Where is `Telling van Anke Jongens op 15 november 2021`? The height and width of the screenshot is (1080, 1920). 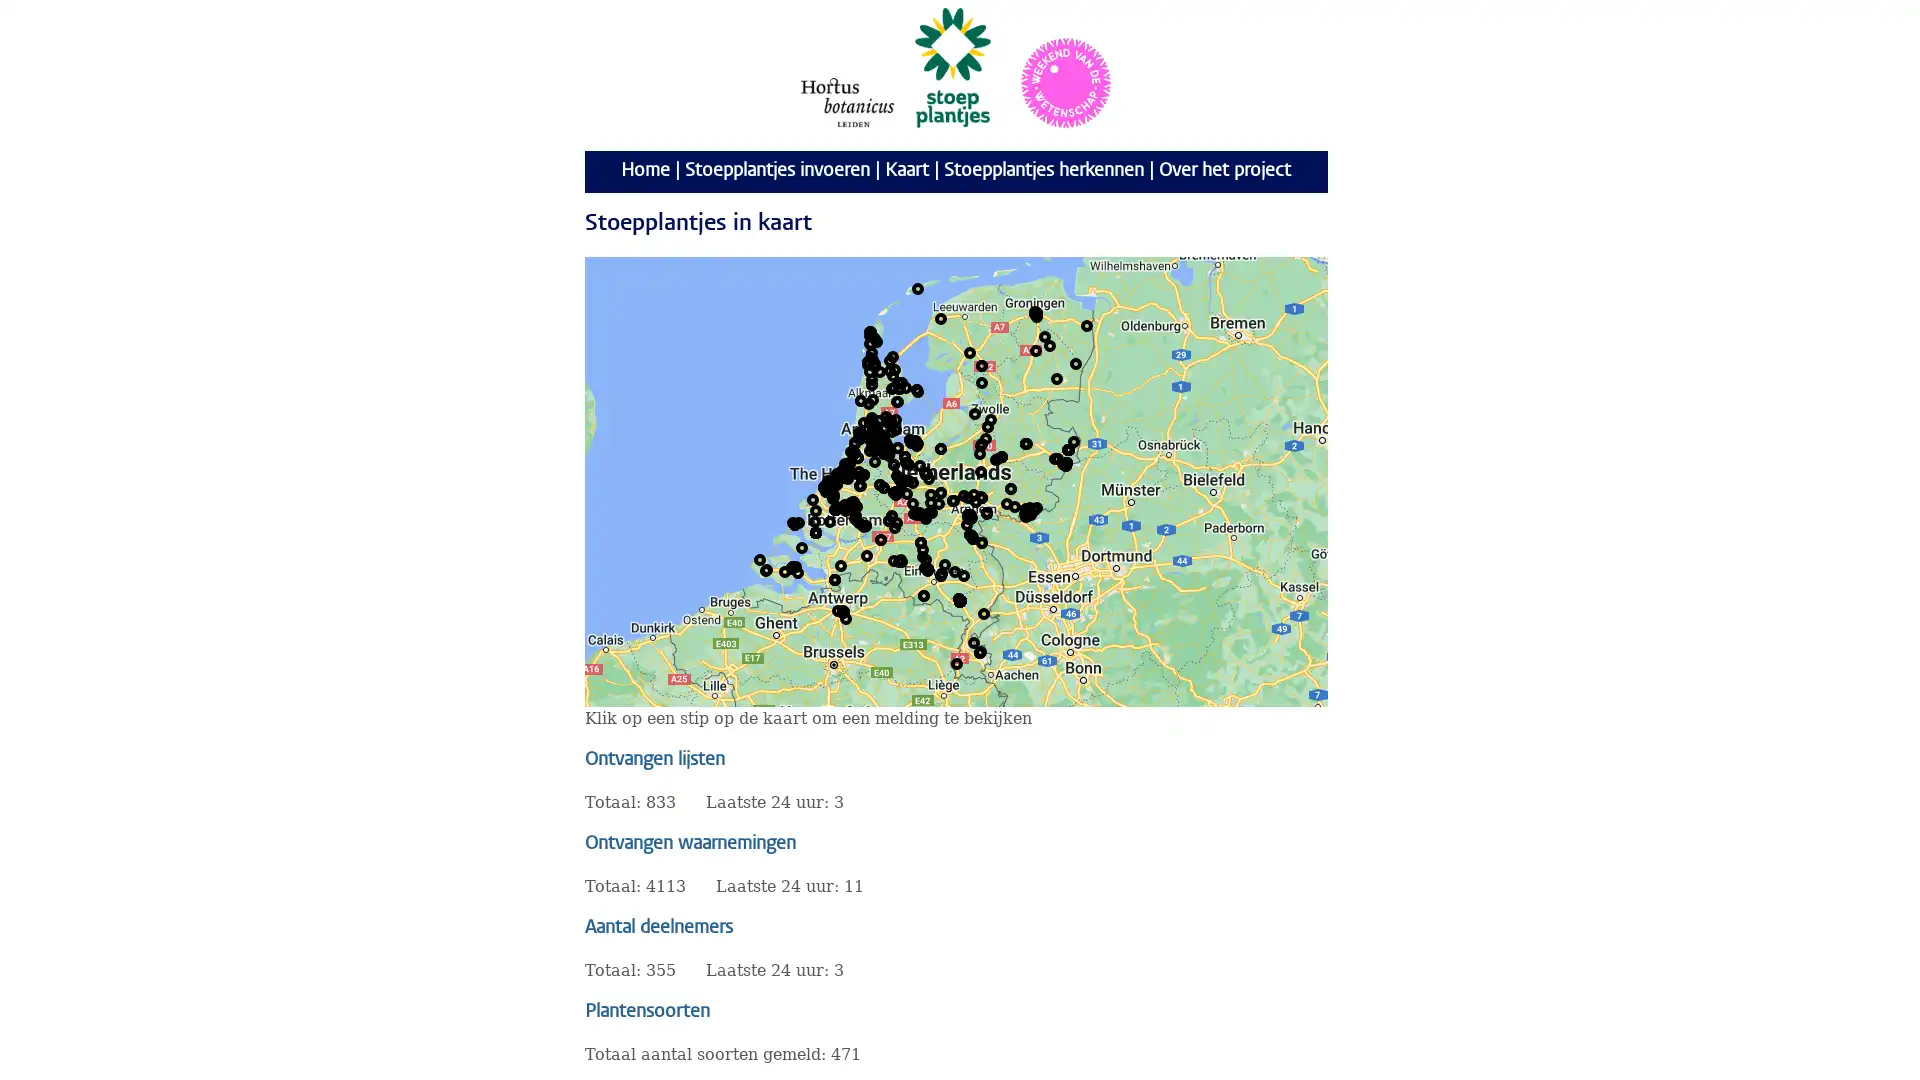 Telling van Anke Jongens op 15 november 2021 is located at coordinates (939, 446).